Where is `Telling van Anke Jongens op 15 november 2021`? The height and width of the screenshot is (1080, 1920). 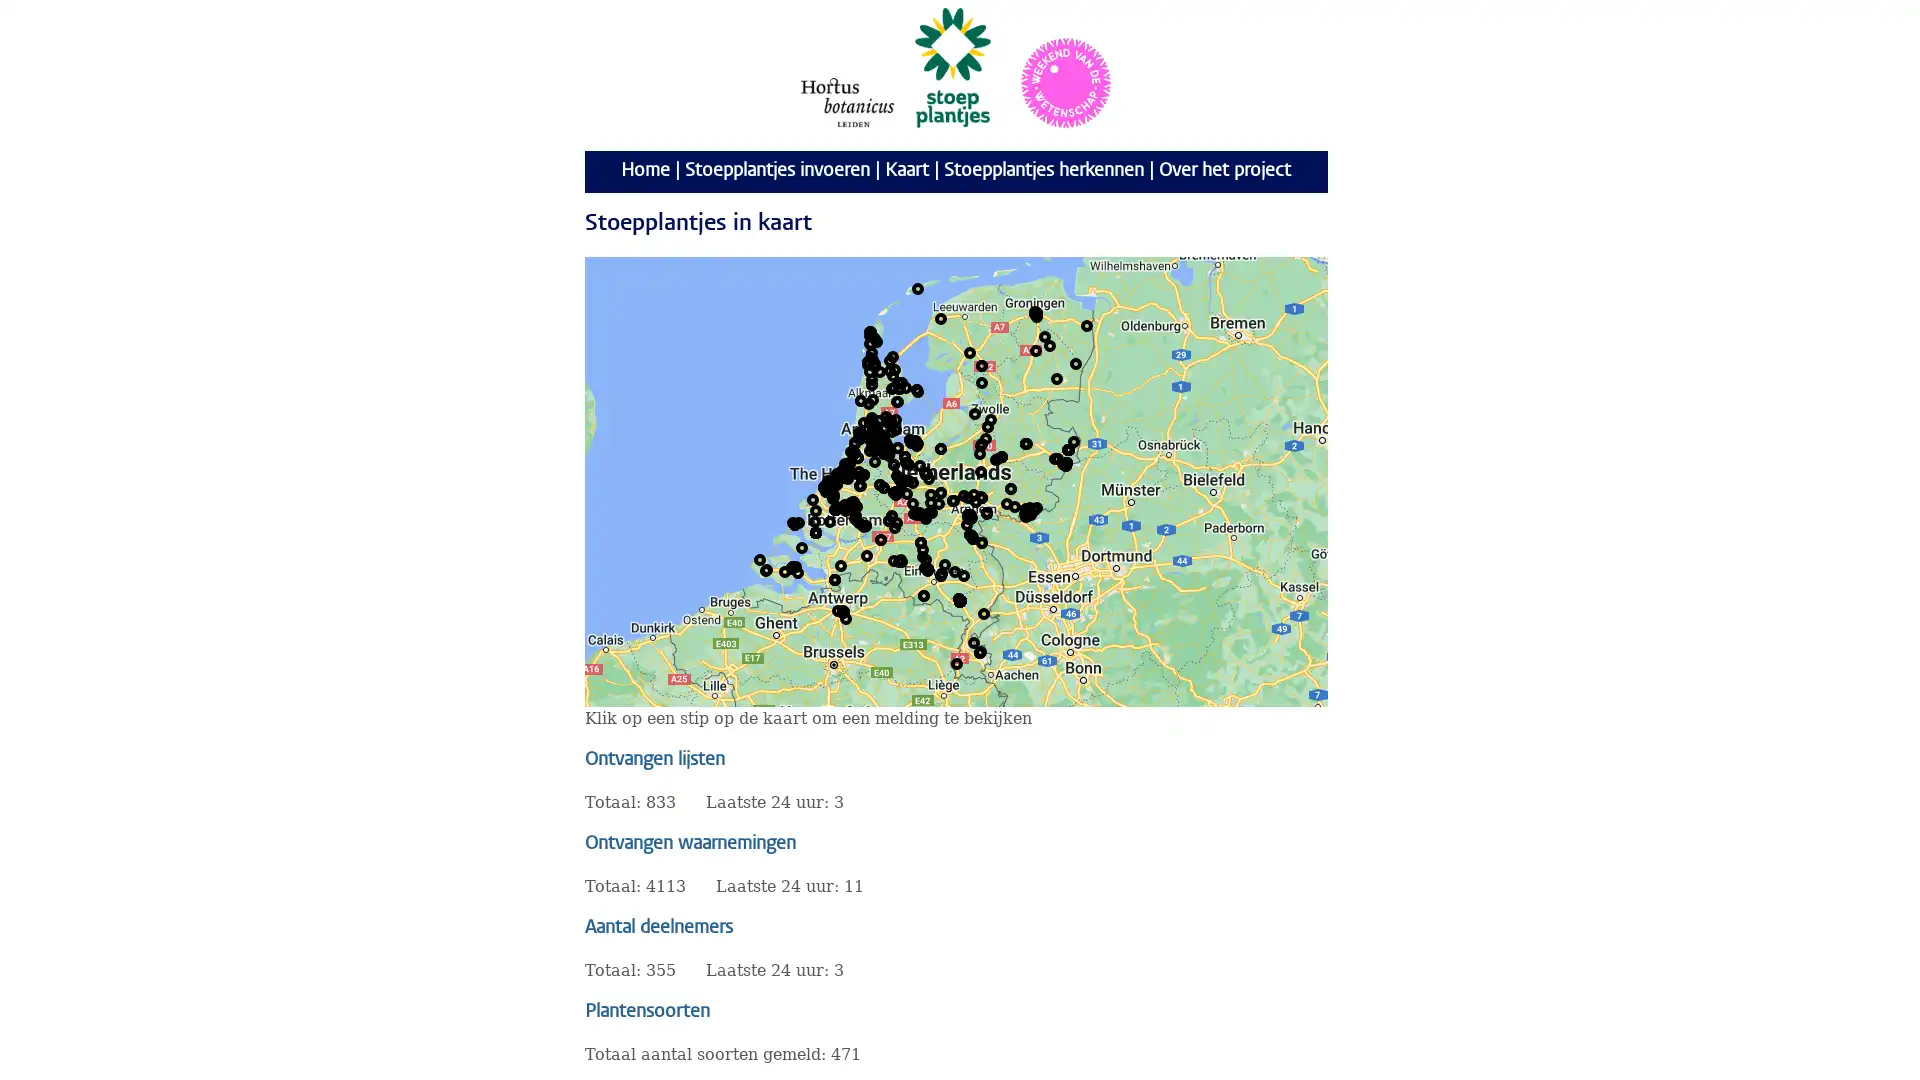 Telling van Anke Jongens op 15 november 2021 is located at coordinates (939, 446).